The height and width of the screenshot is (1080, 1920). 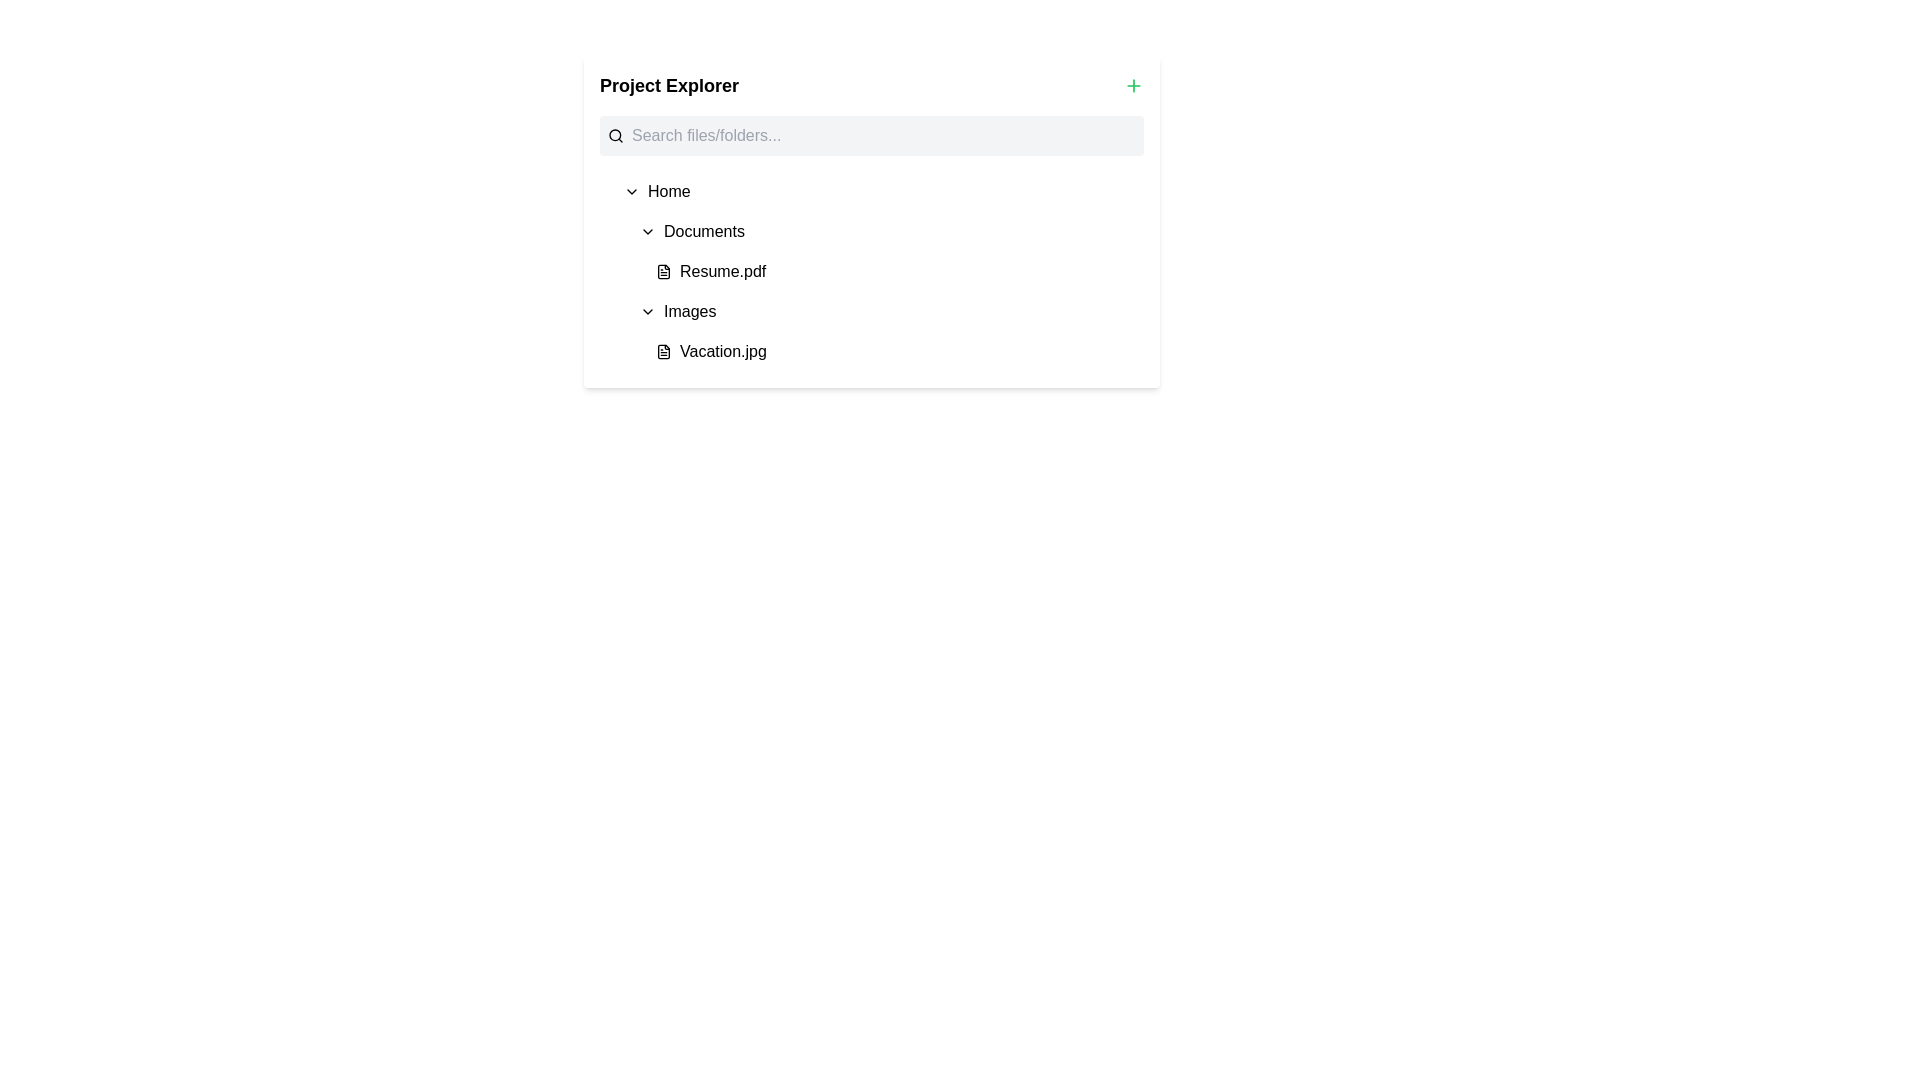 What do you see at coordinates (648, 312) in the screenshot?
I see `the icon located to the left of the 'Images' label` at bounding box center [648, 312].